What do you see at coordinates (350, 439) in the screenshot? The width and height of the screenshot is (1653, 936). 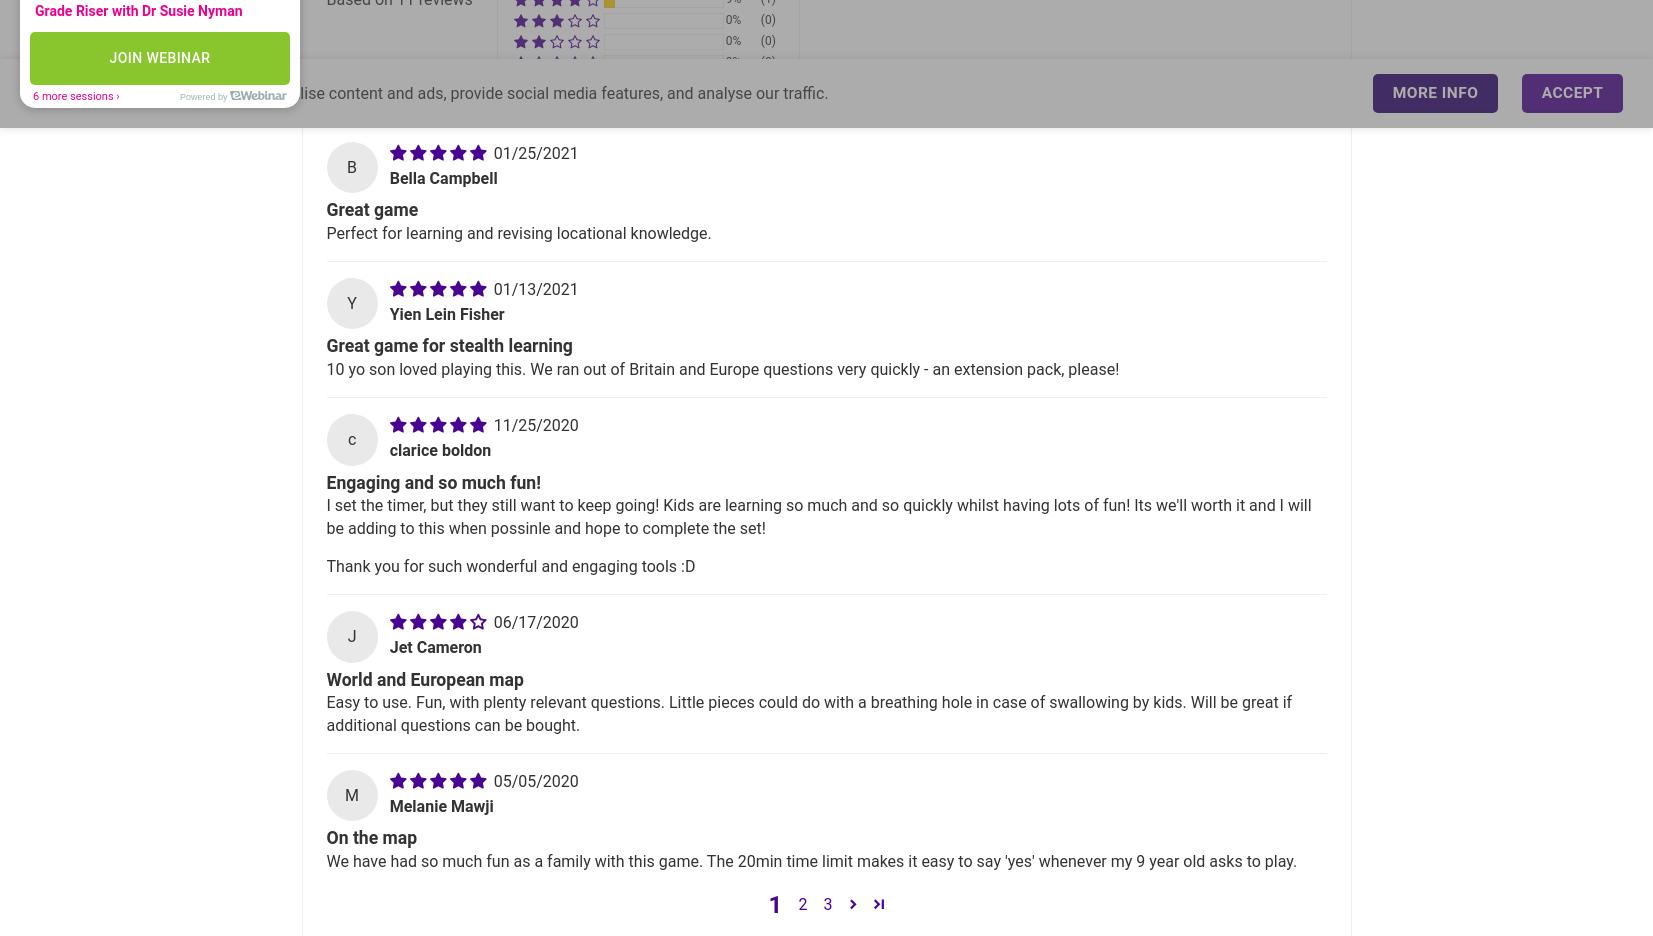 I see `'c'` at bounding box center [350, 439].